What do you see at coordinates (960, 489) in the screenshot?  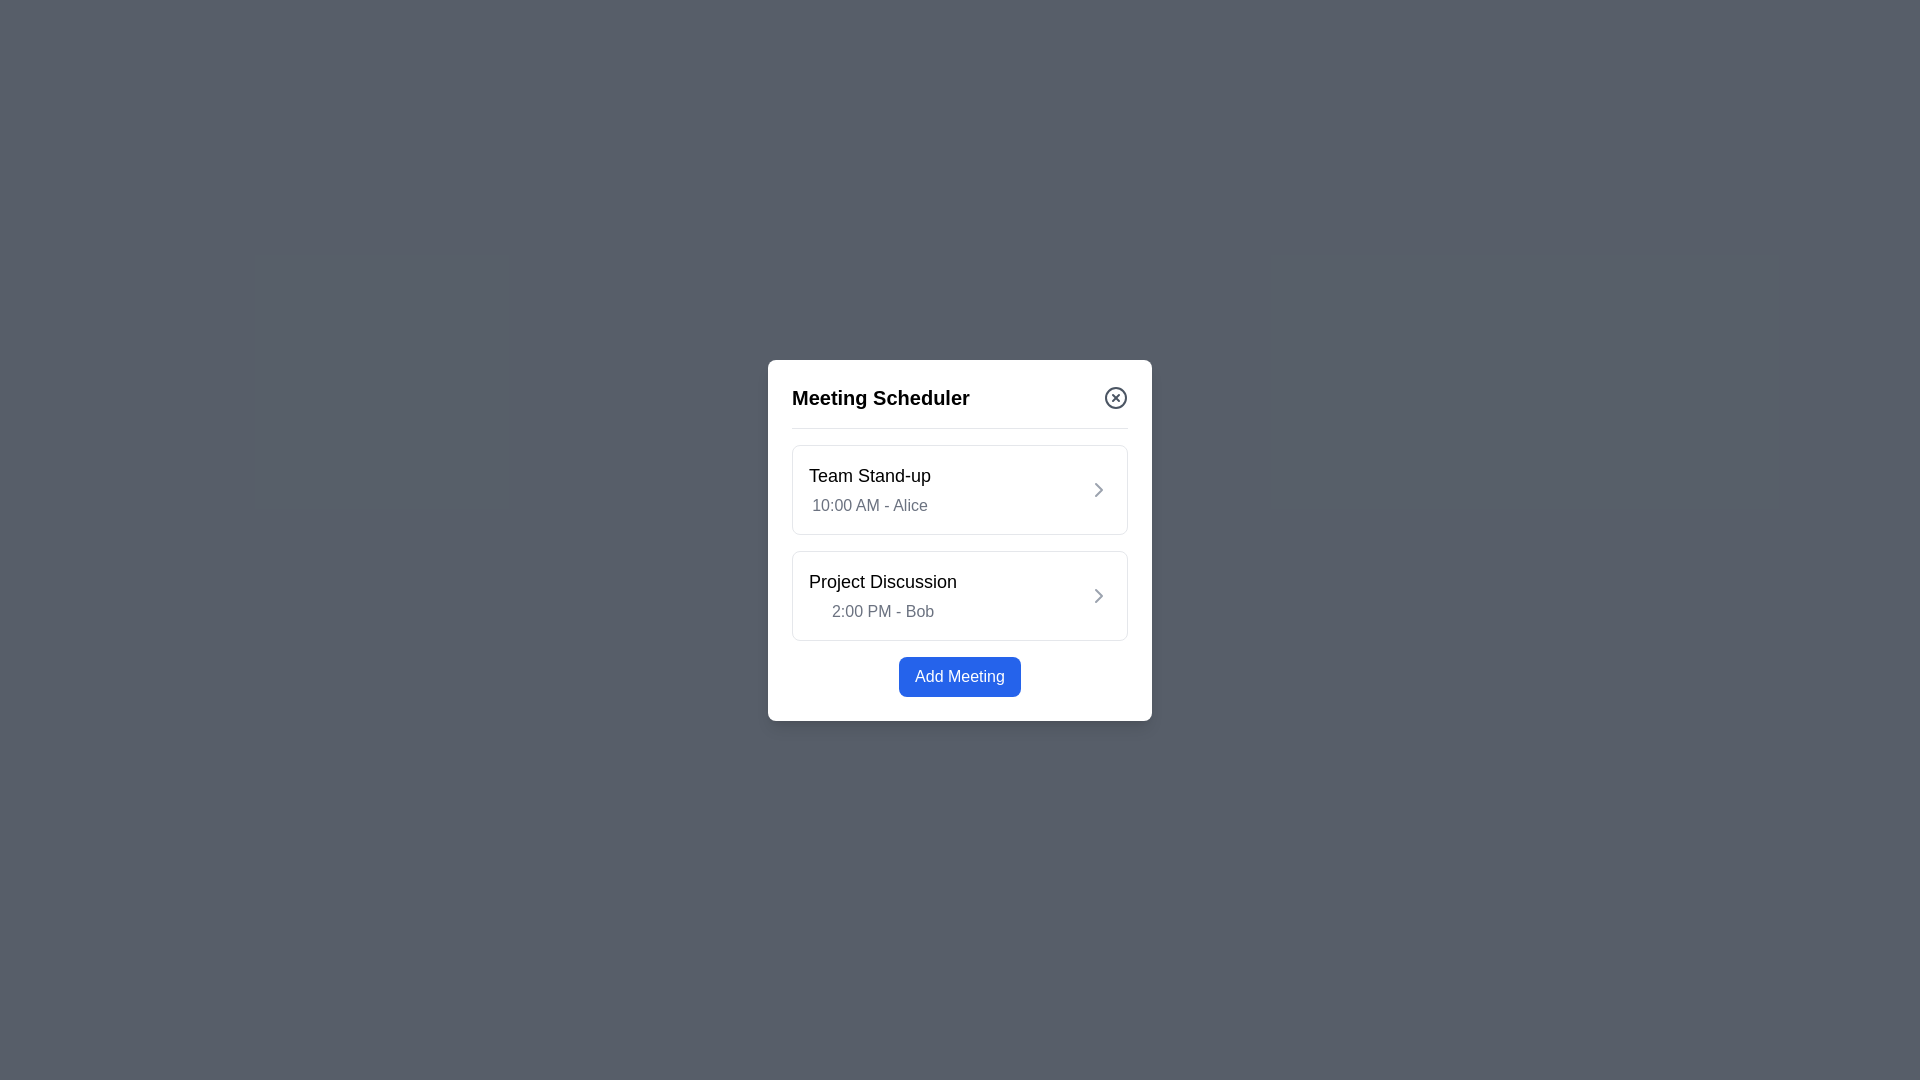 I see `the first list item in the Meeting Scheduler titled 'Team Stand-up'` at bounding box center [960, 489].